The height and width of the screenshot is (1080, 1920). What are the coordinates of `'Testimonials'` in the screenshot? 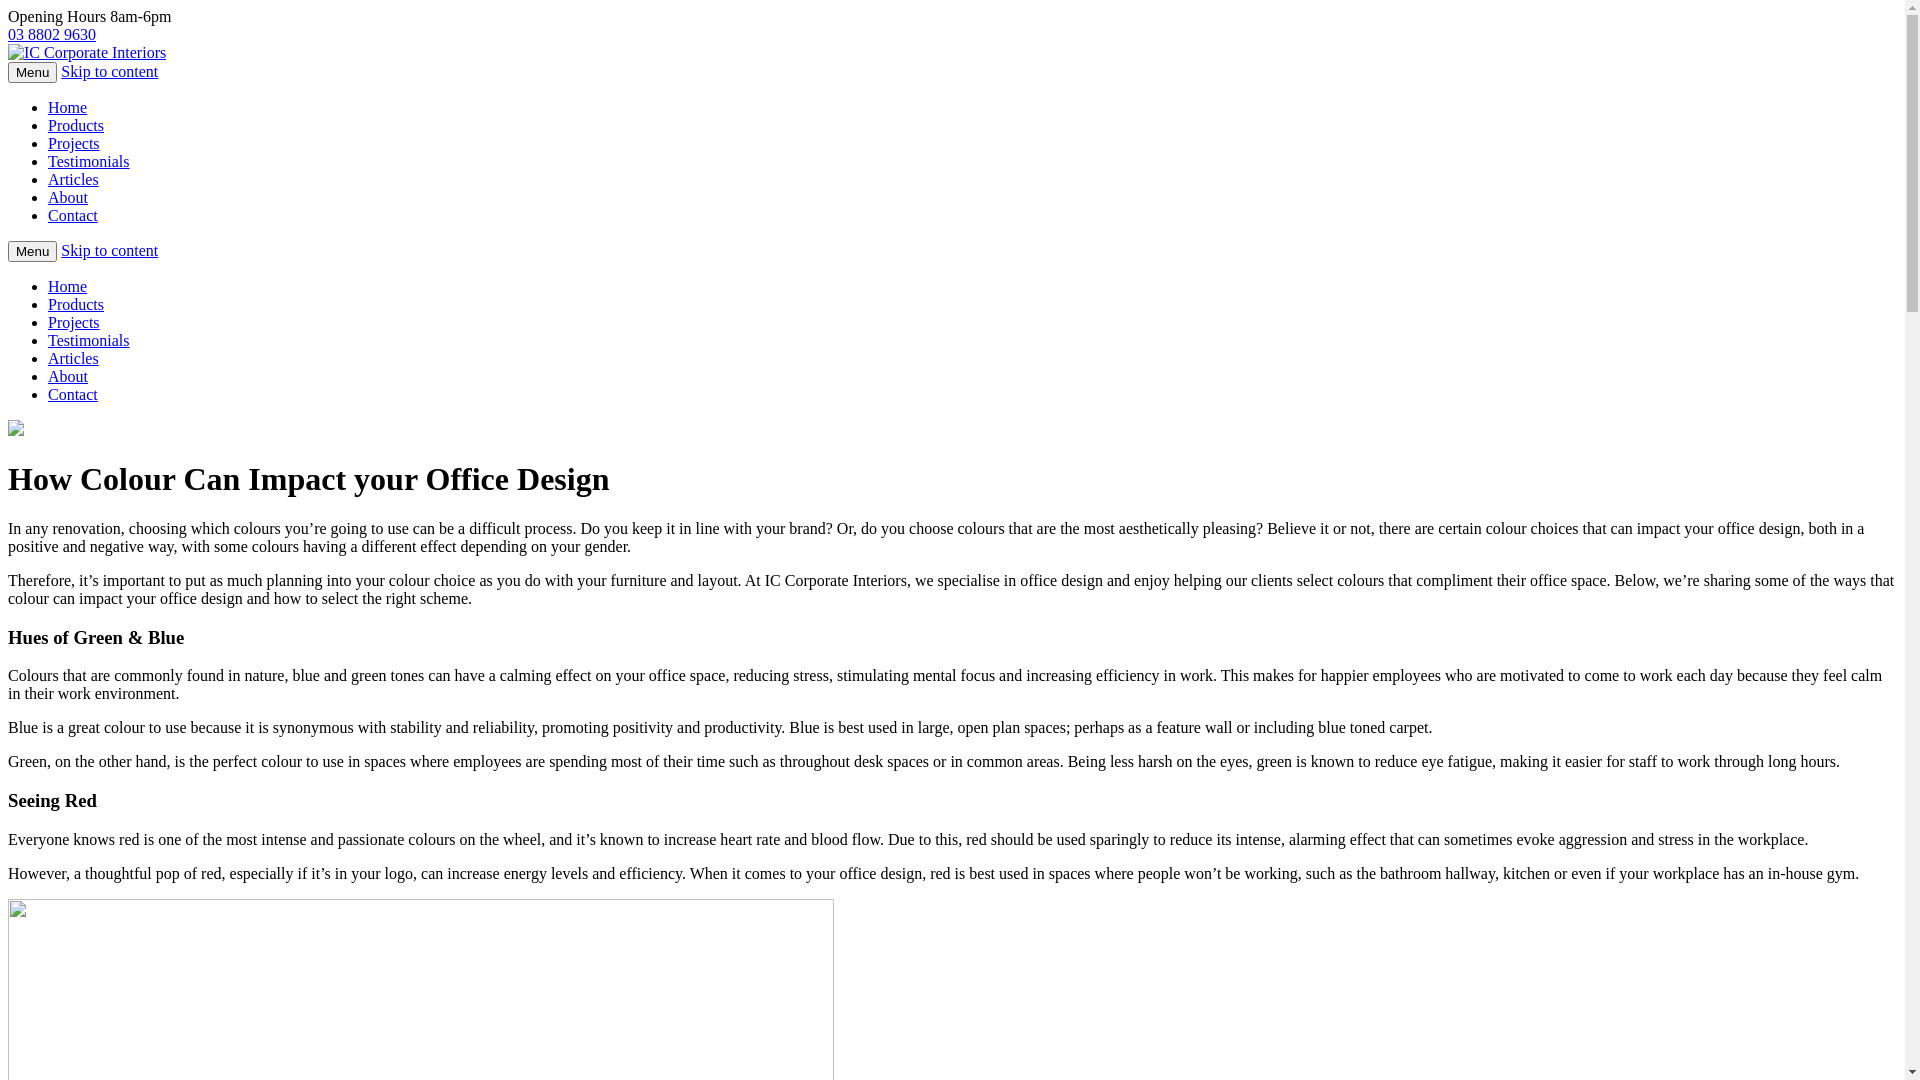 It's located at (88, 160).